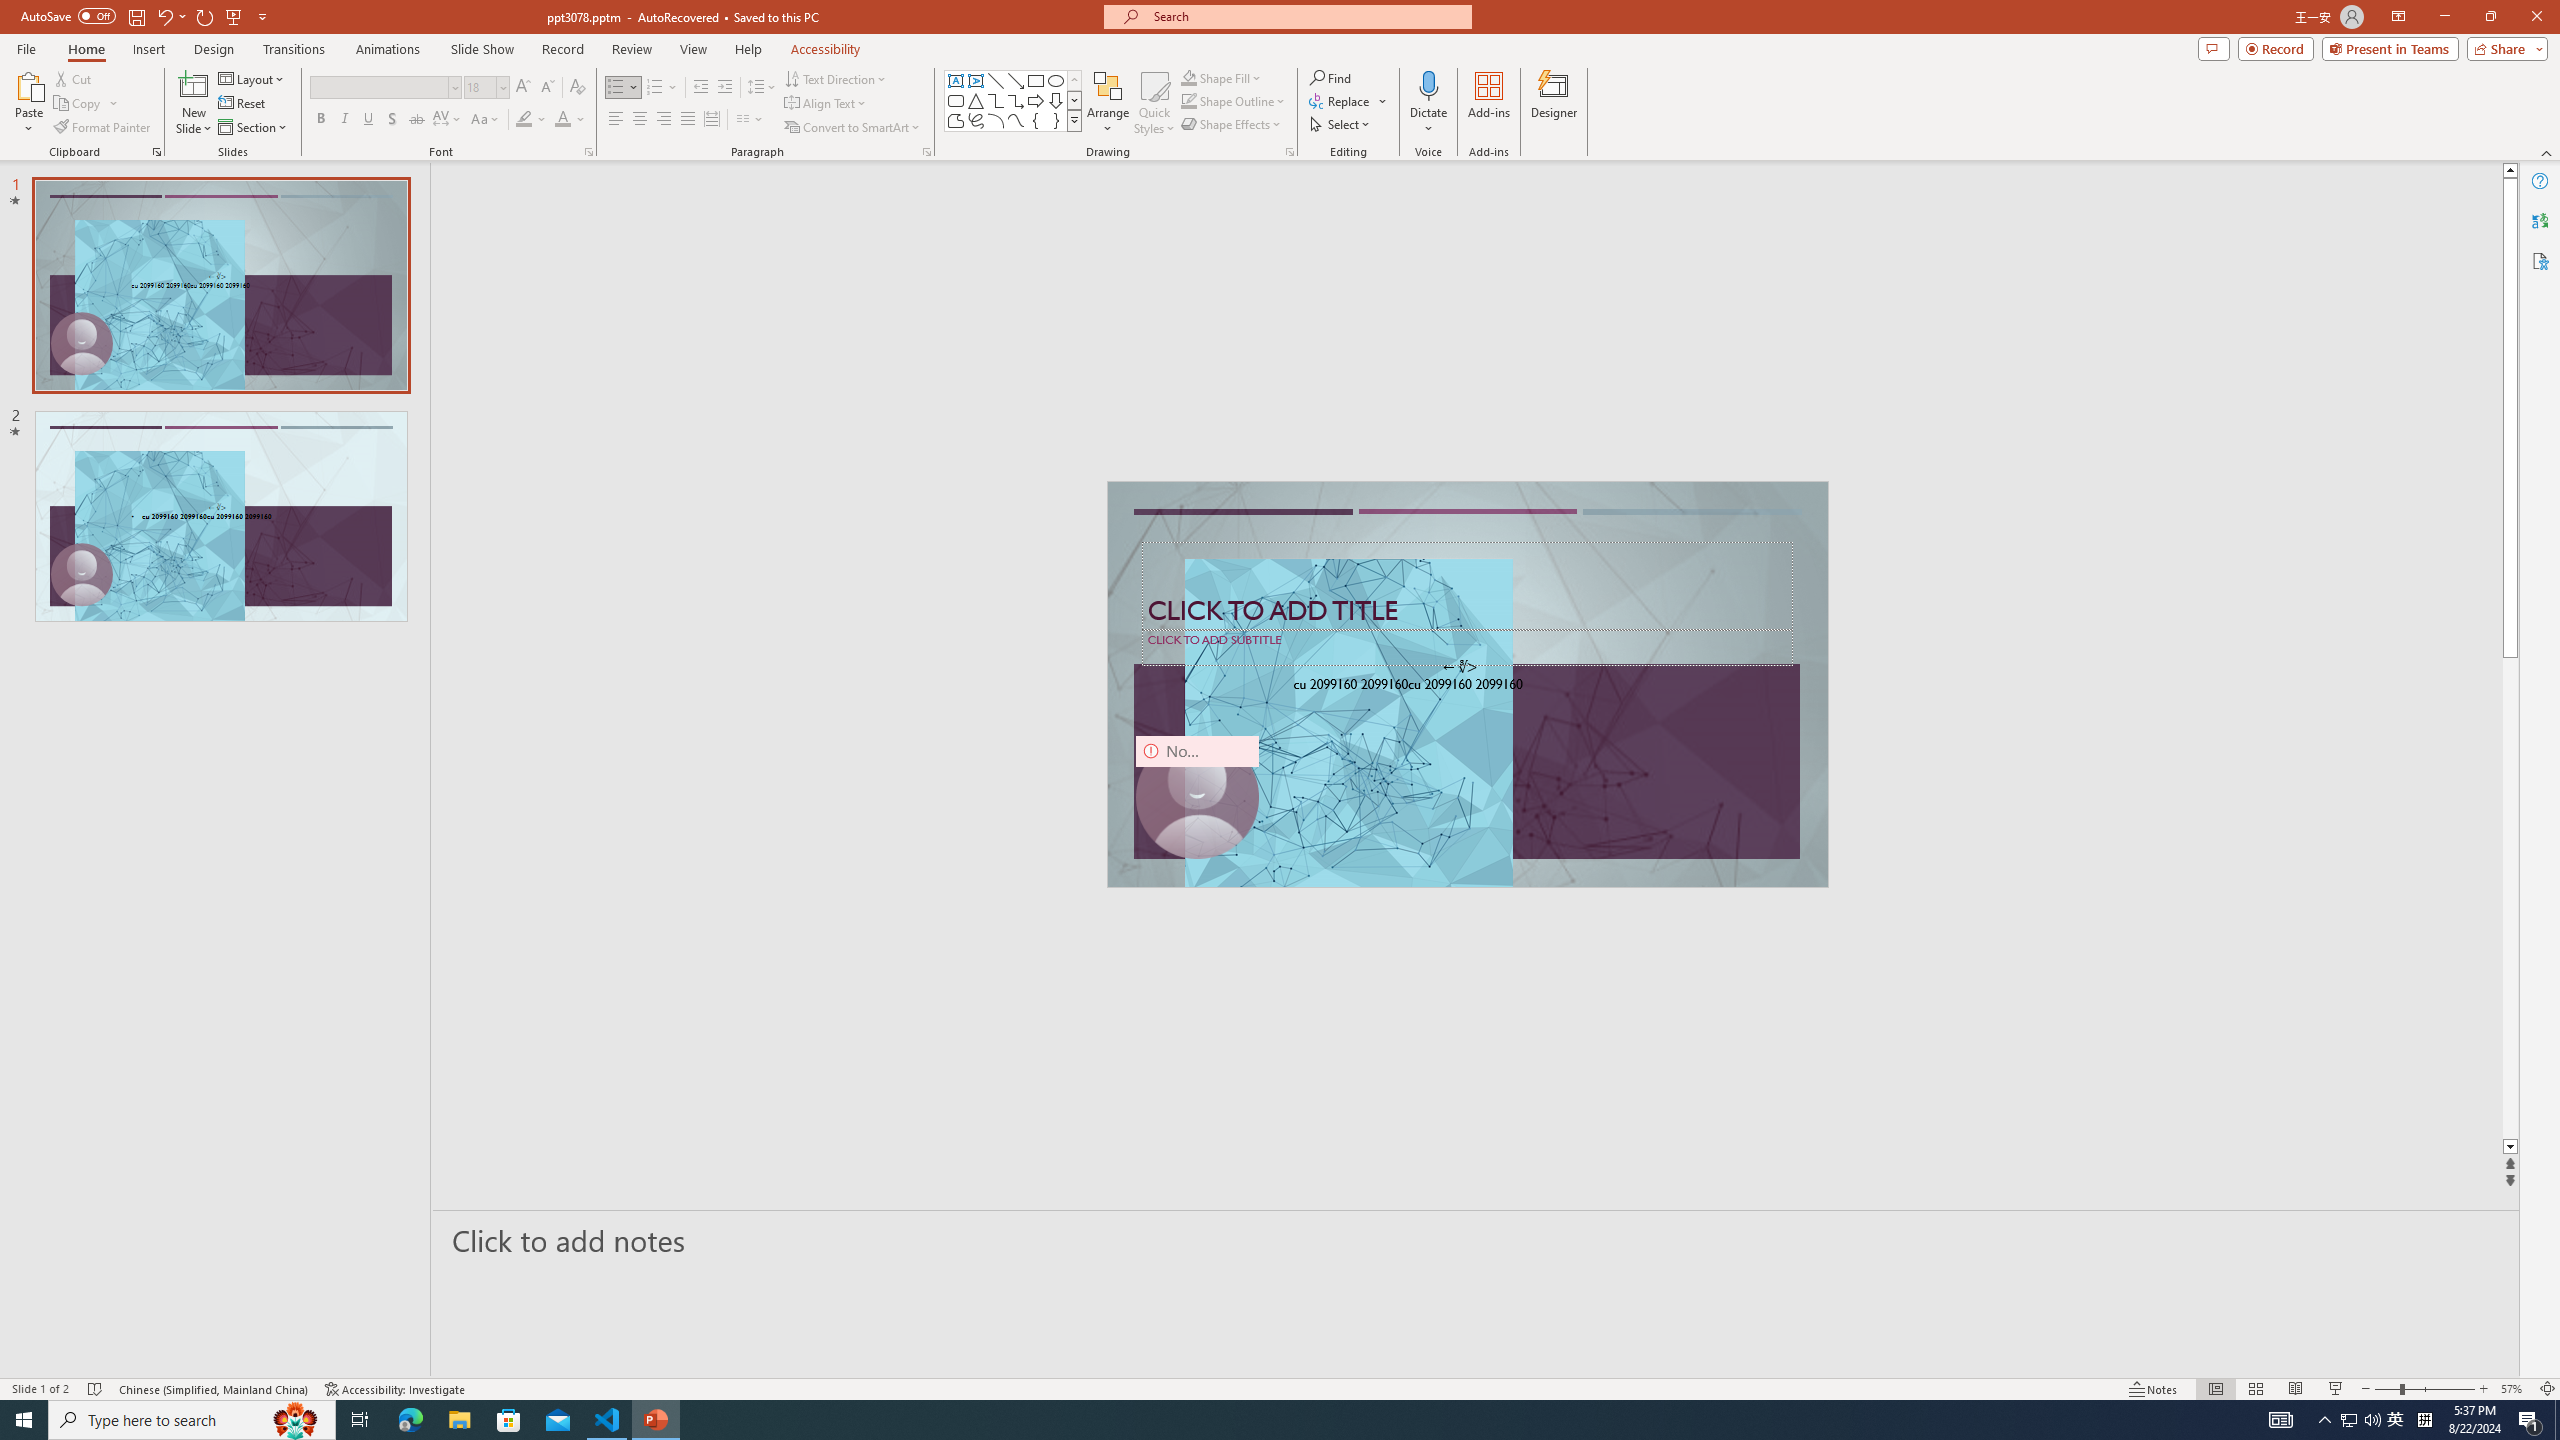 This screenshot has height=1440, width=2560. Describe the element at coordinates (1427, 103) in the screenshot. I see `'Dictate'` at that location.